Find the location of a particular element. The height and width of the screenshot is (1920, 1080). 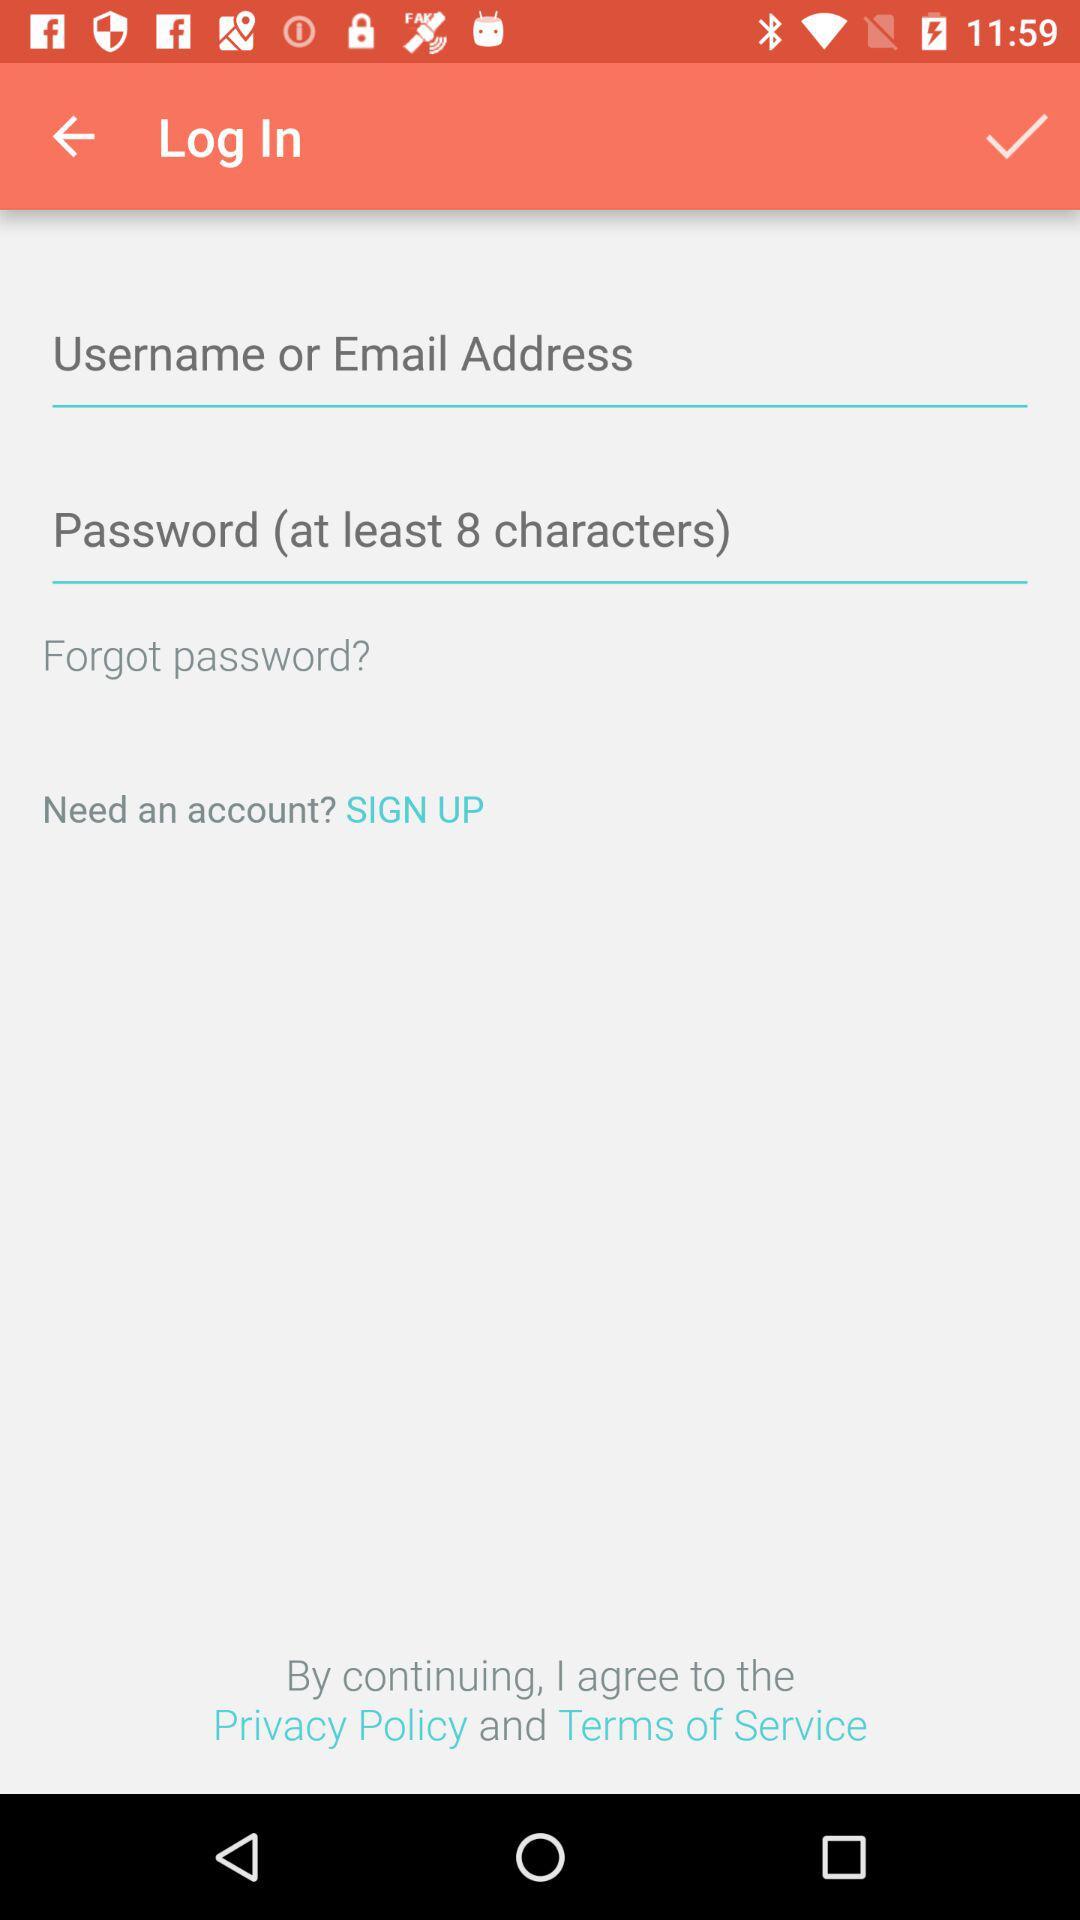

username or email address text input field is located at coordinates (540, 354).